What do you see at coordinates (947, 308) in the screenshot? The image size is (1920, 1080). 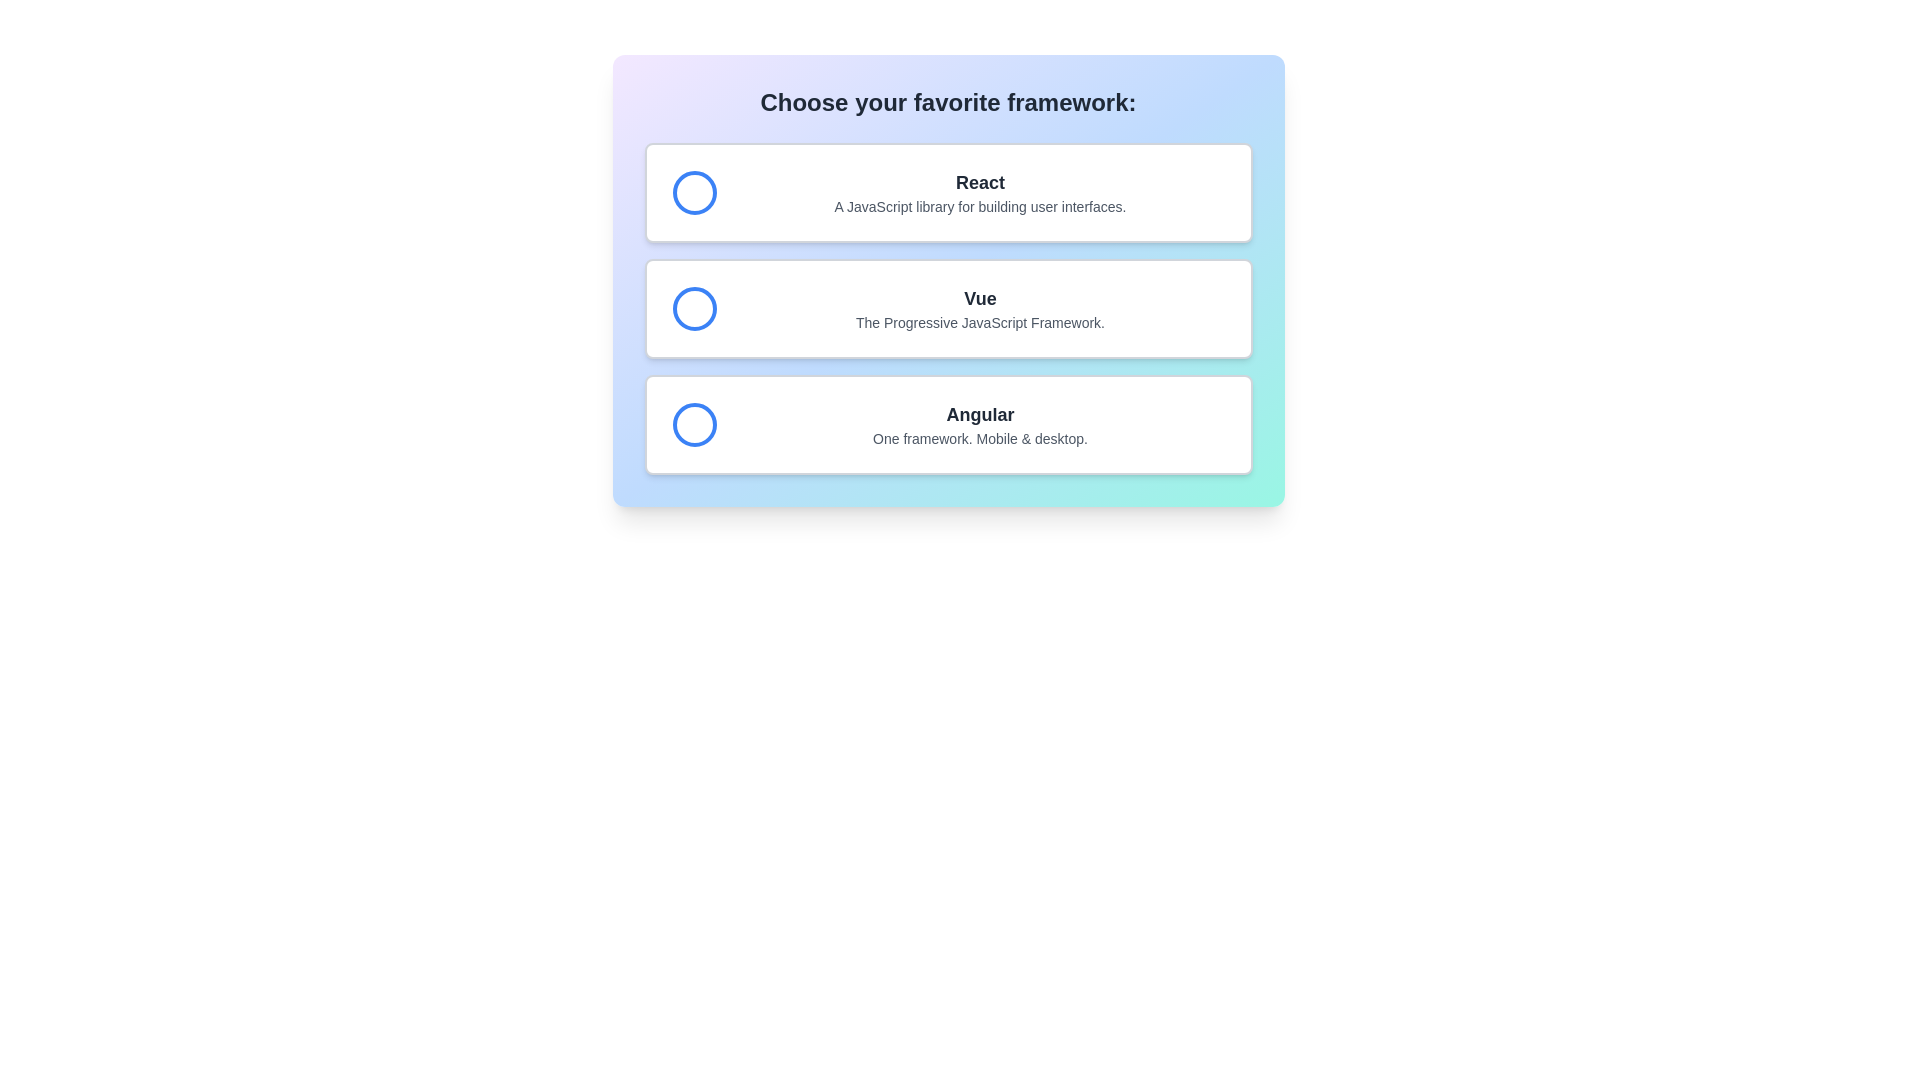 I see `the Vue information card for keyboard navigation` at bounding box center [947, 308].